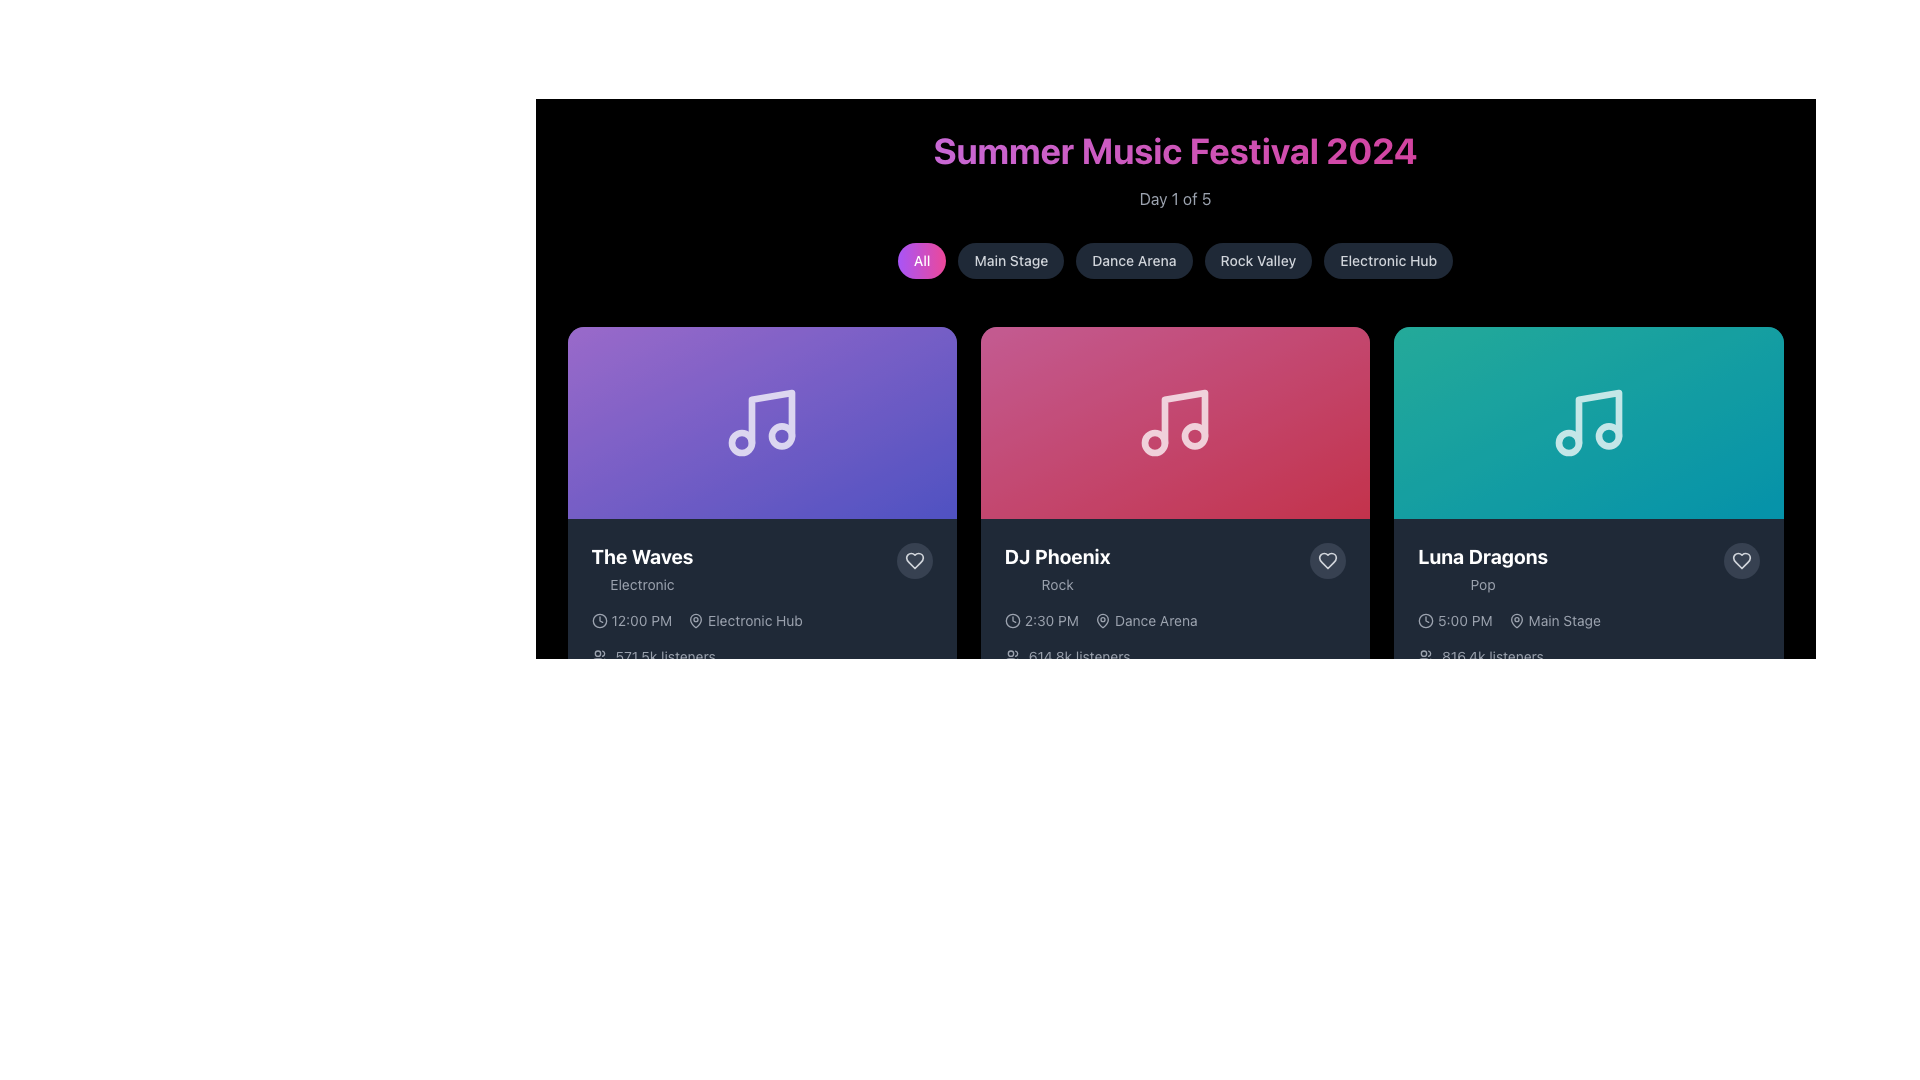 The height and width of the screenshot is (1080, 1920). I want to click on the text 'Luna Dragons' within the composite component that includes a heart icon button, for further options, so click(1587, 569).